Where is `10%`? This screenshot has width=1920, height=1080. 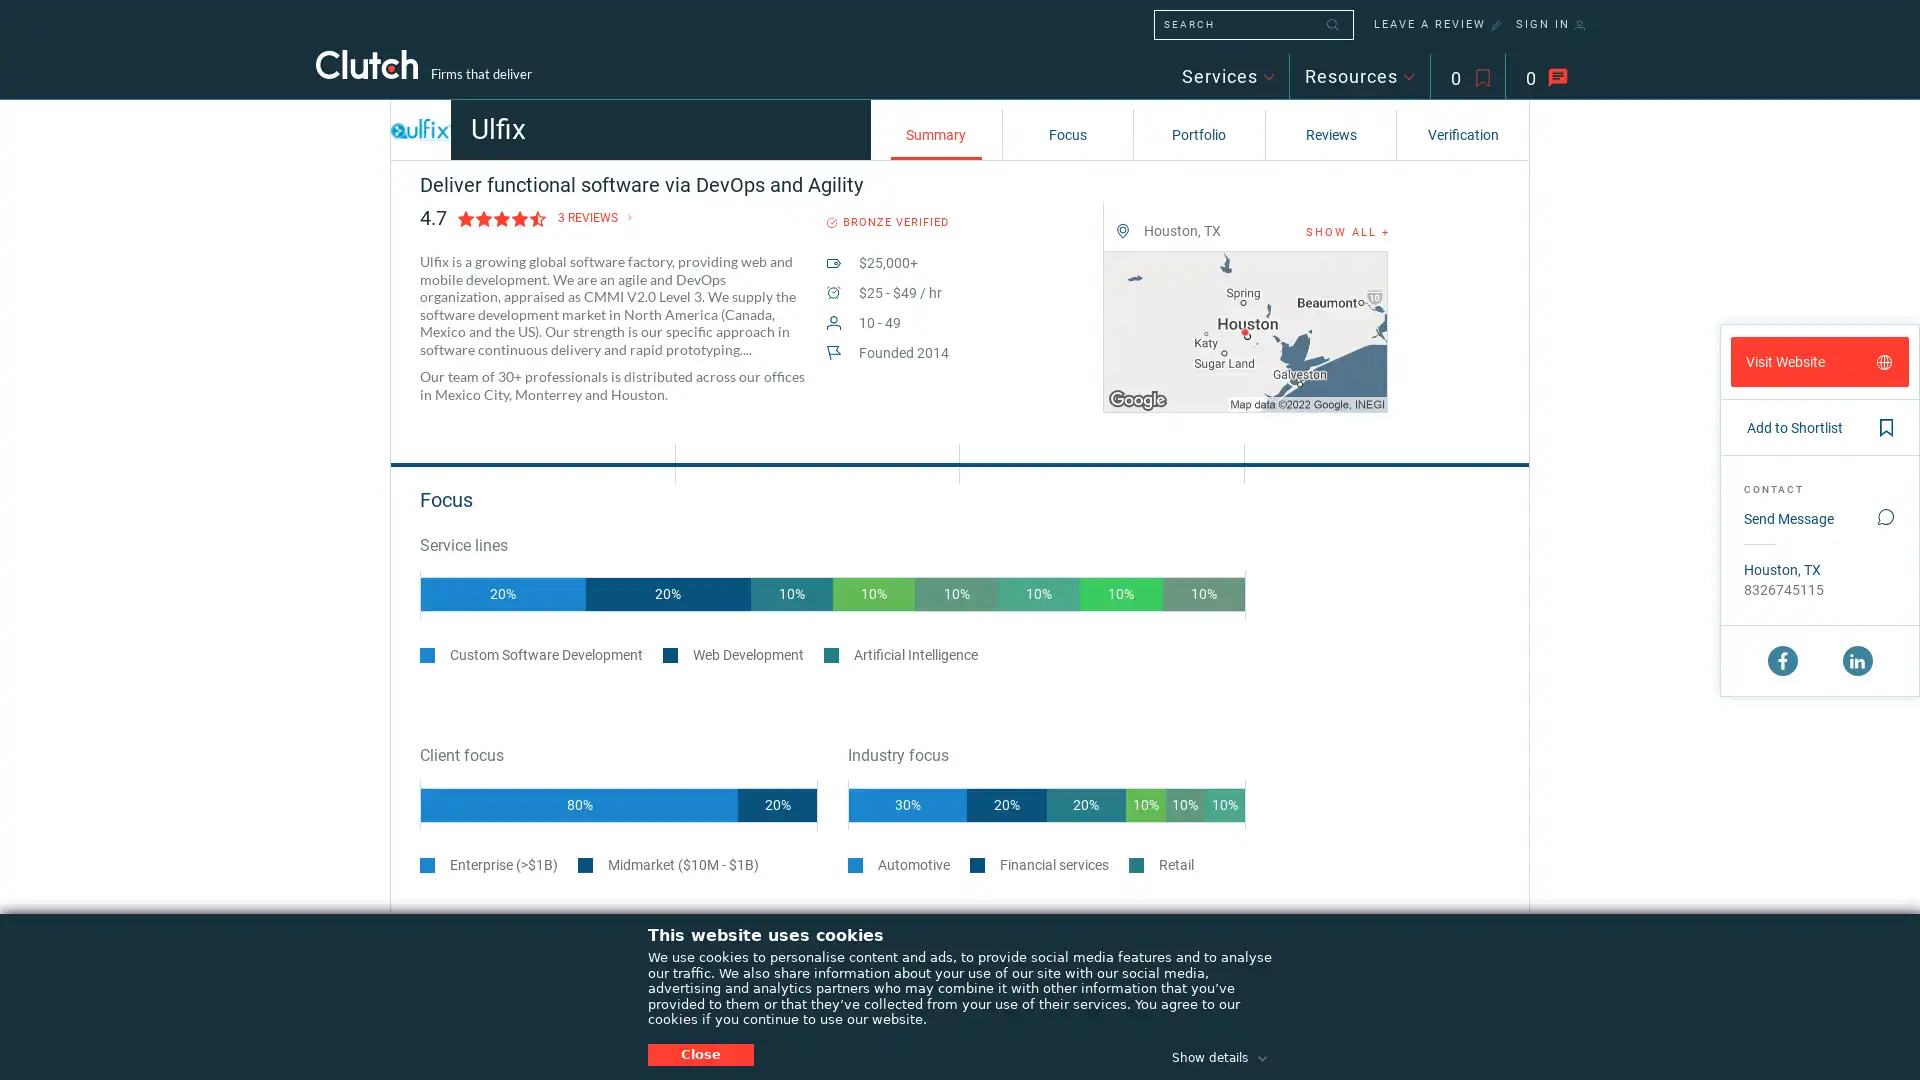 10% is located at coordinates (1202, 593).